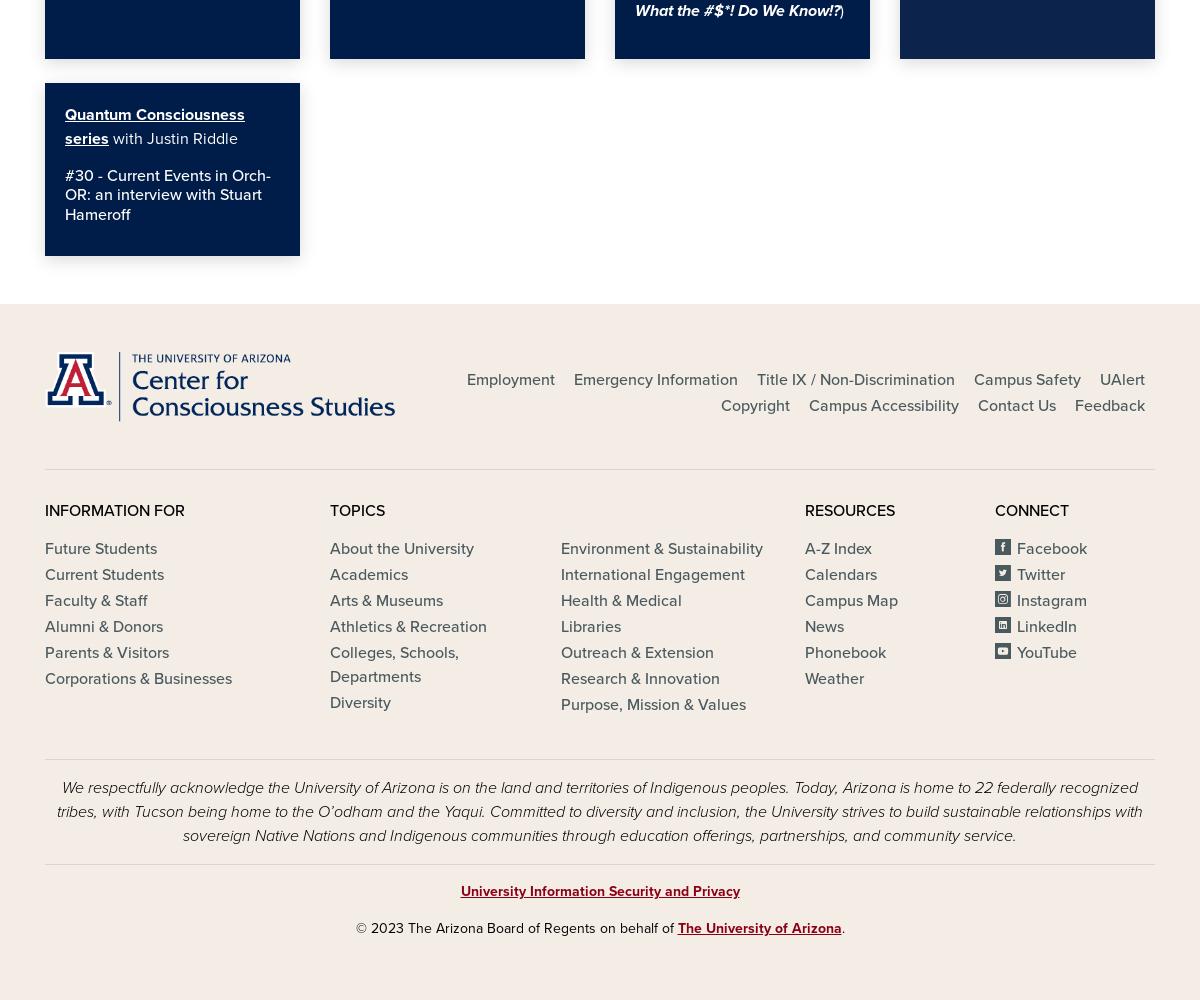  Describe the element at coordinates (823, 627) in the screenshot. I see `'News'` at that location.